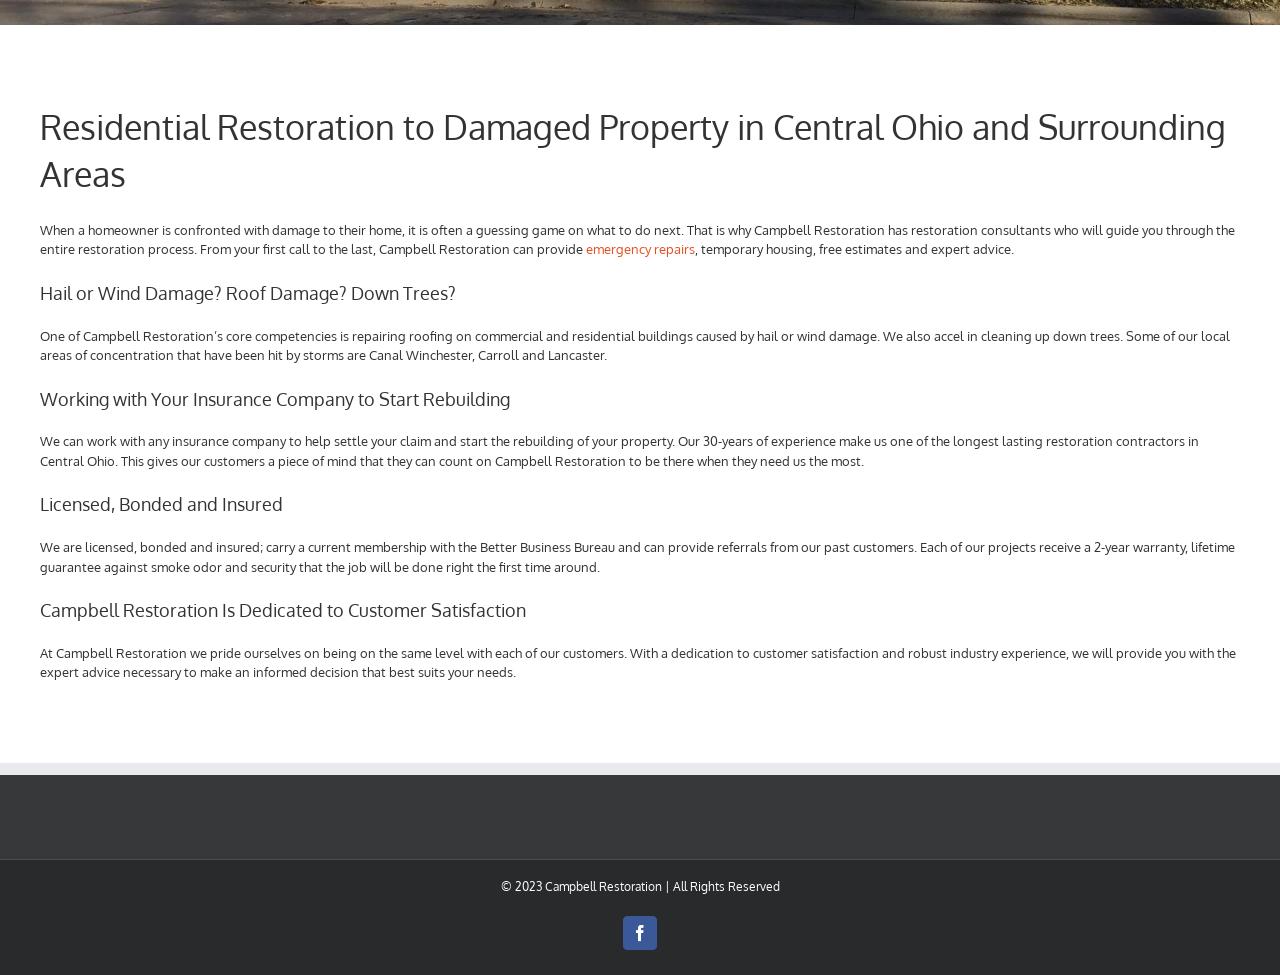 This screenshot has height=975, width=1280. What do you see at coordinates (247, 292) in the screenshot?
I see `'Hail or Wind Damage? Roof Damage? Down Trees?'` at bounding box center [247, 292].